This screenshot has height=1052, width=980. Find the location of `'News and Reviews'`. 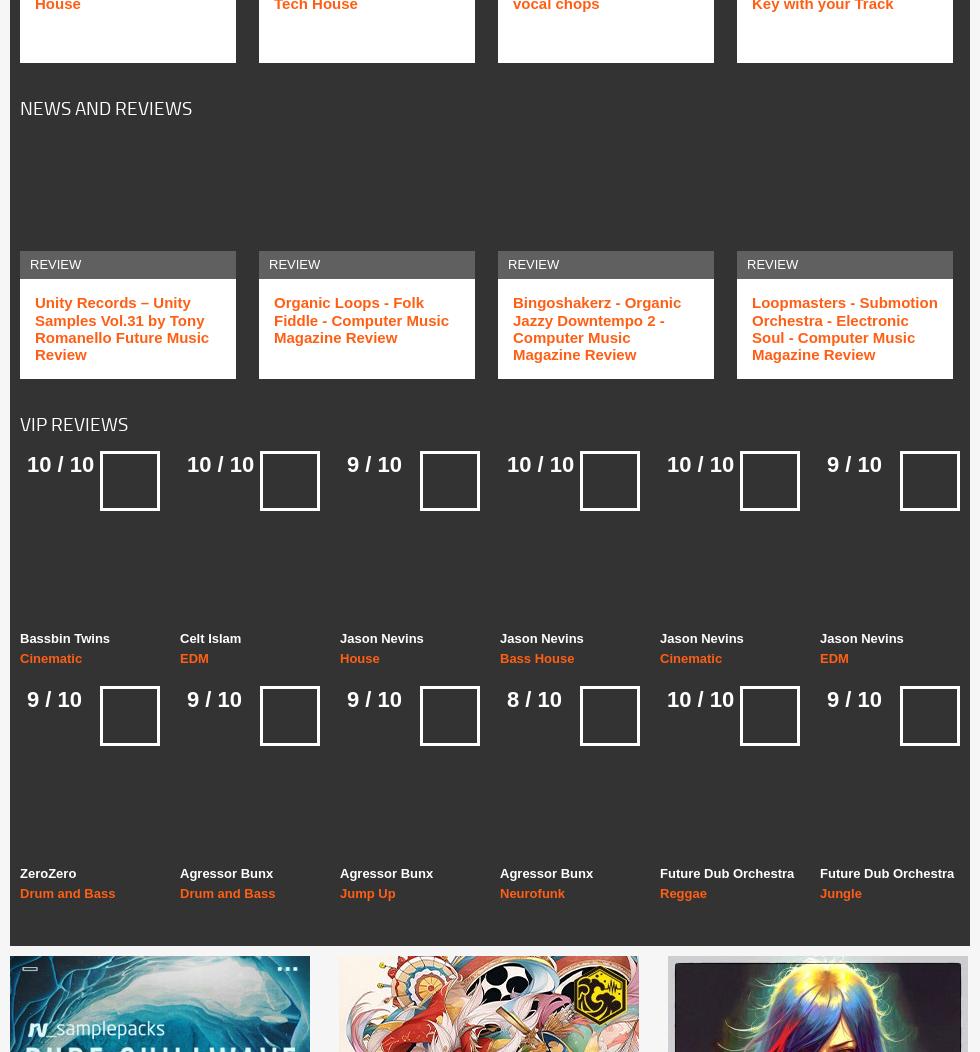

'News and Reviews' is located at coordinates (19, 107).